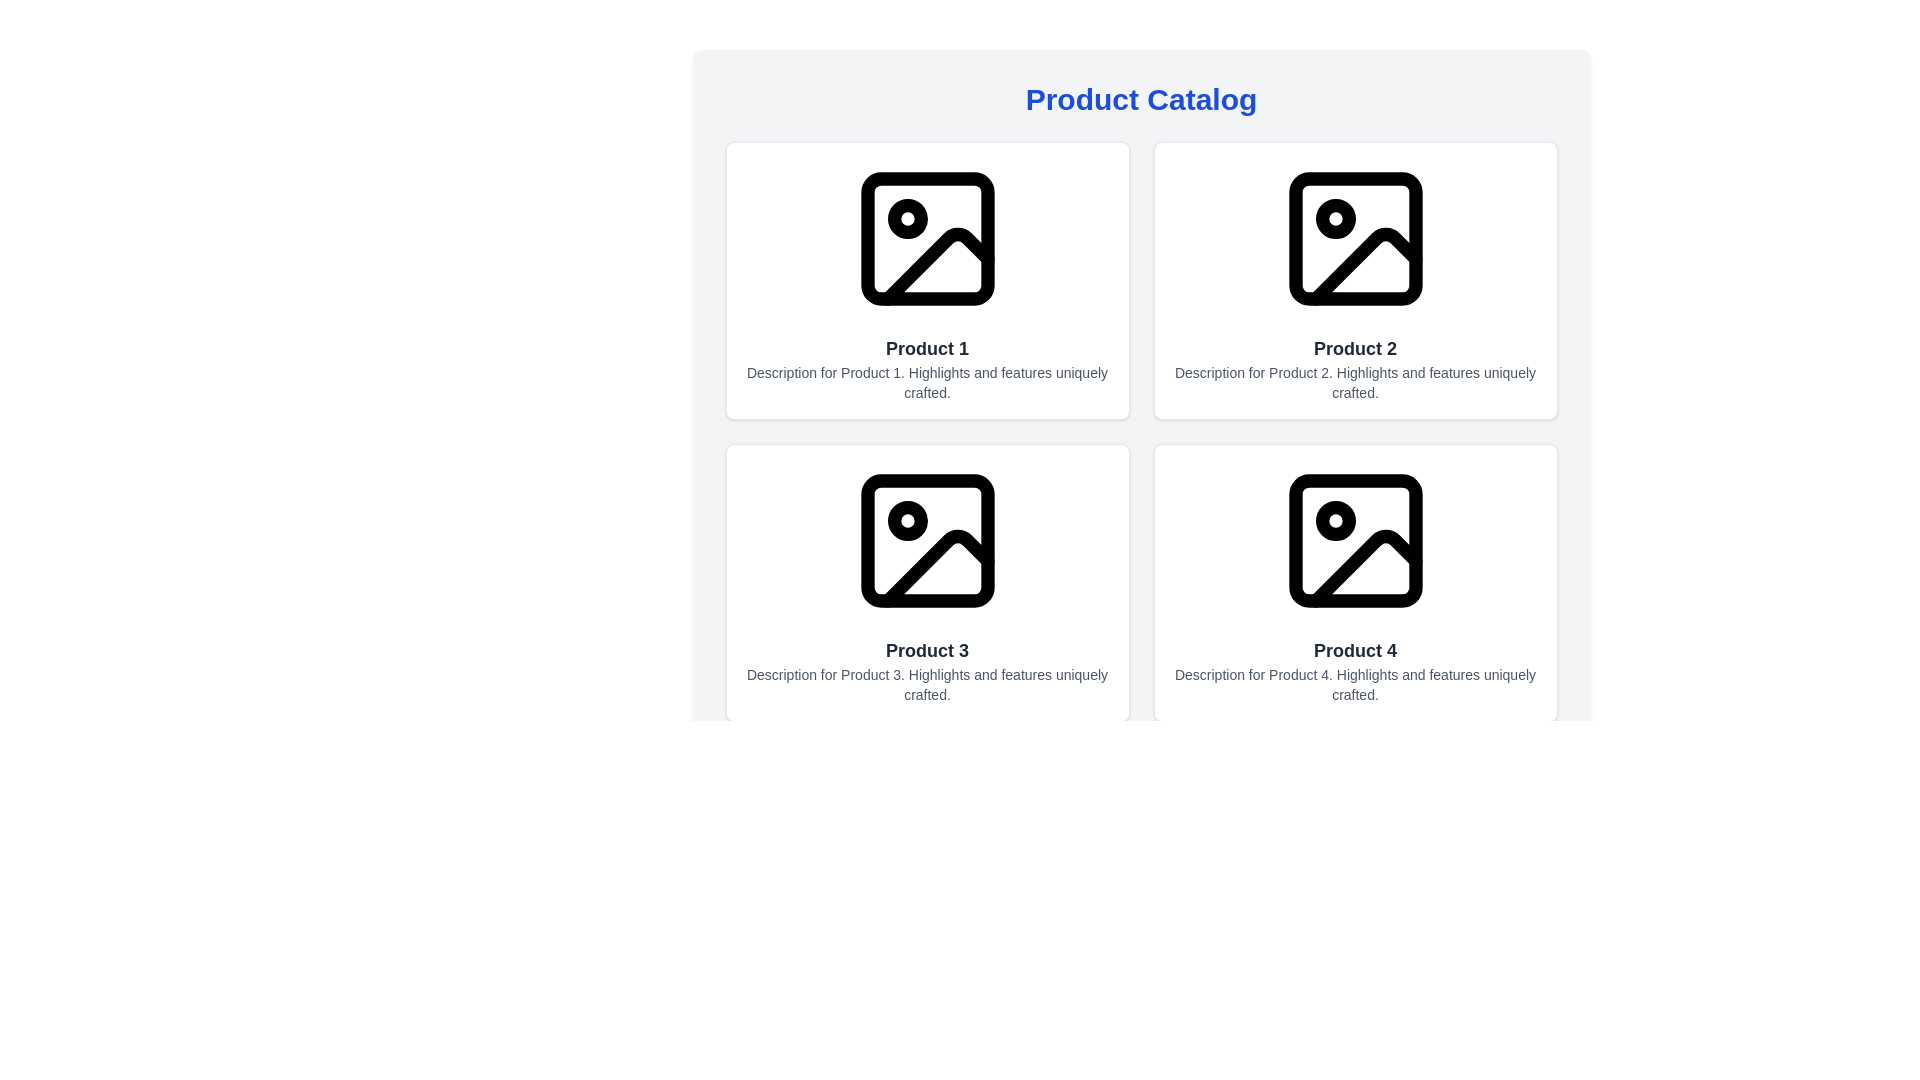 The height and width of the screenshot is (1080, 1920). Describe the element at coordinates (906, 219) in the screenshot. I see `the style of the circular graphical element located in the upper left corner of the 'Product 1' icon` at that location.